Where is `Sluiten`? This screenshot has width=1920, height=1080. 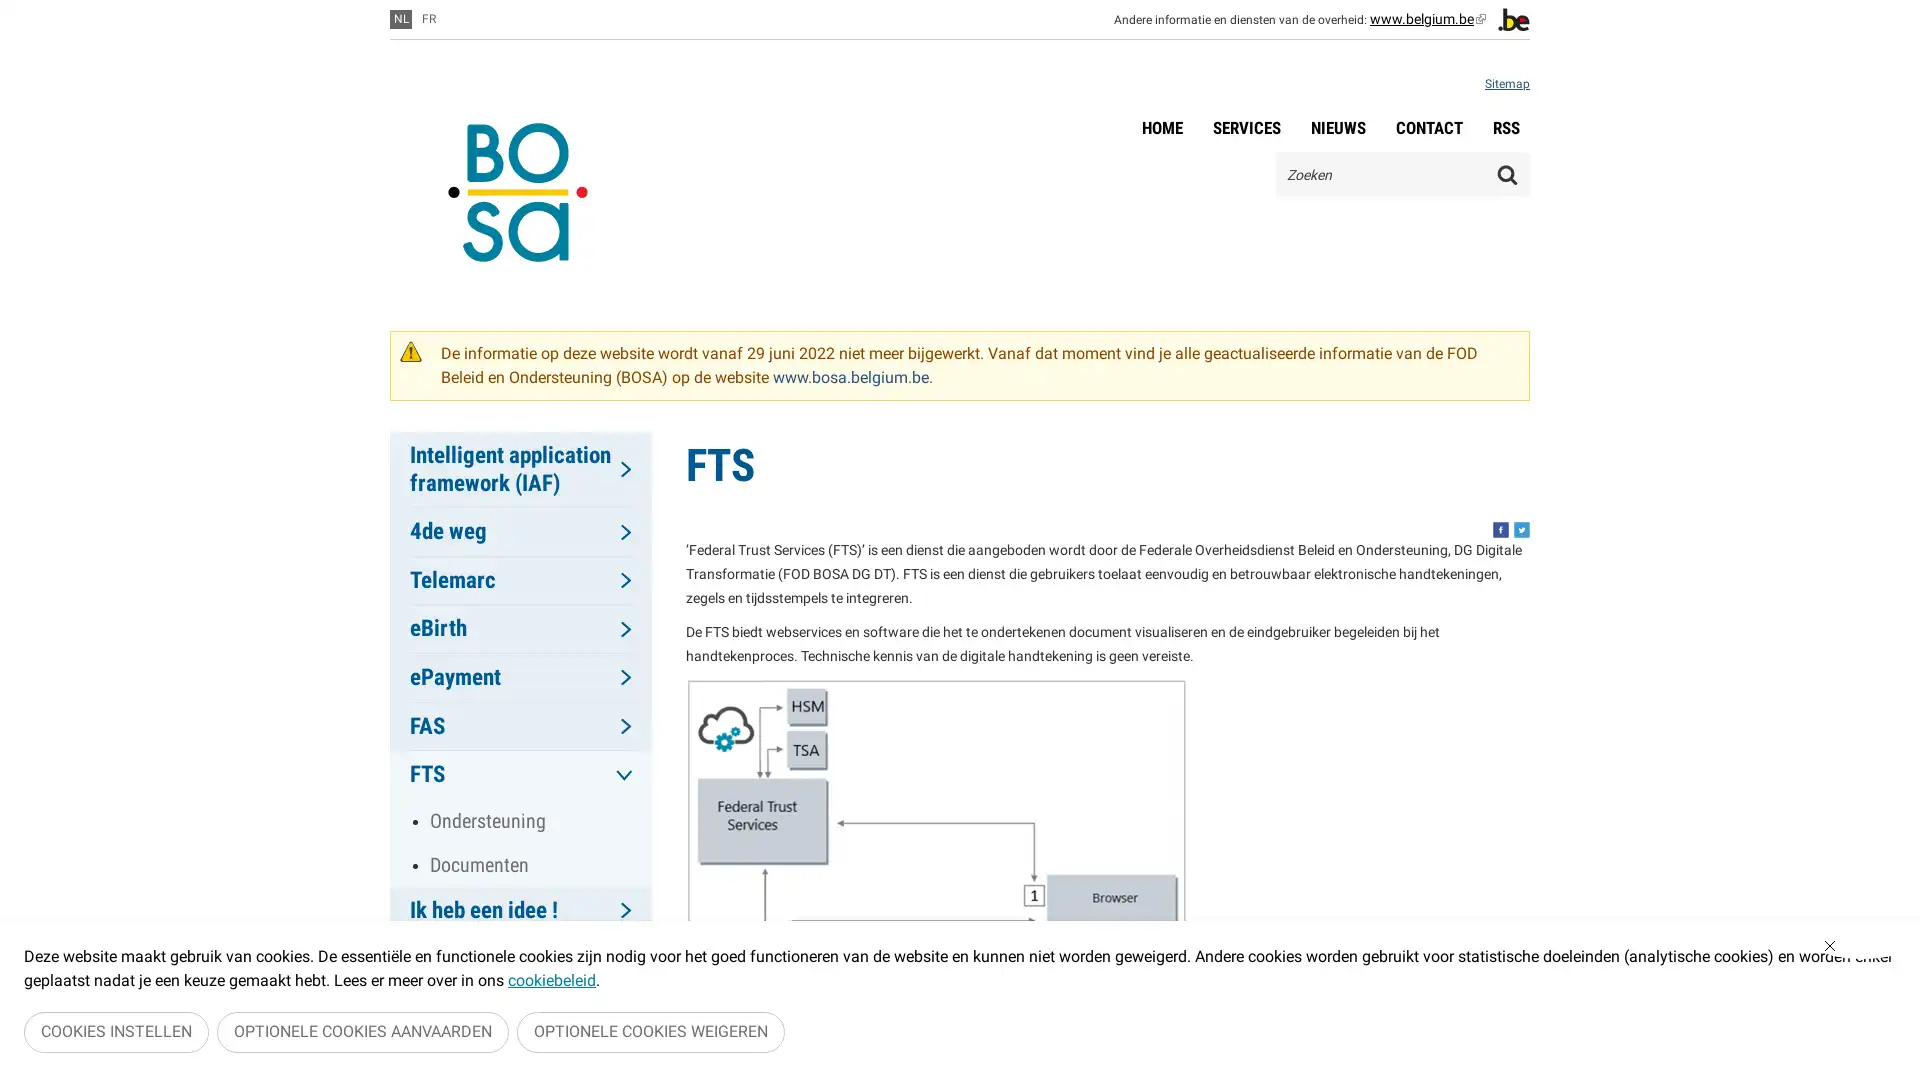
Sluiten is located at coordinates (1861, 950).